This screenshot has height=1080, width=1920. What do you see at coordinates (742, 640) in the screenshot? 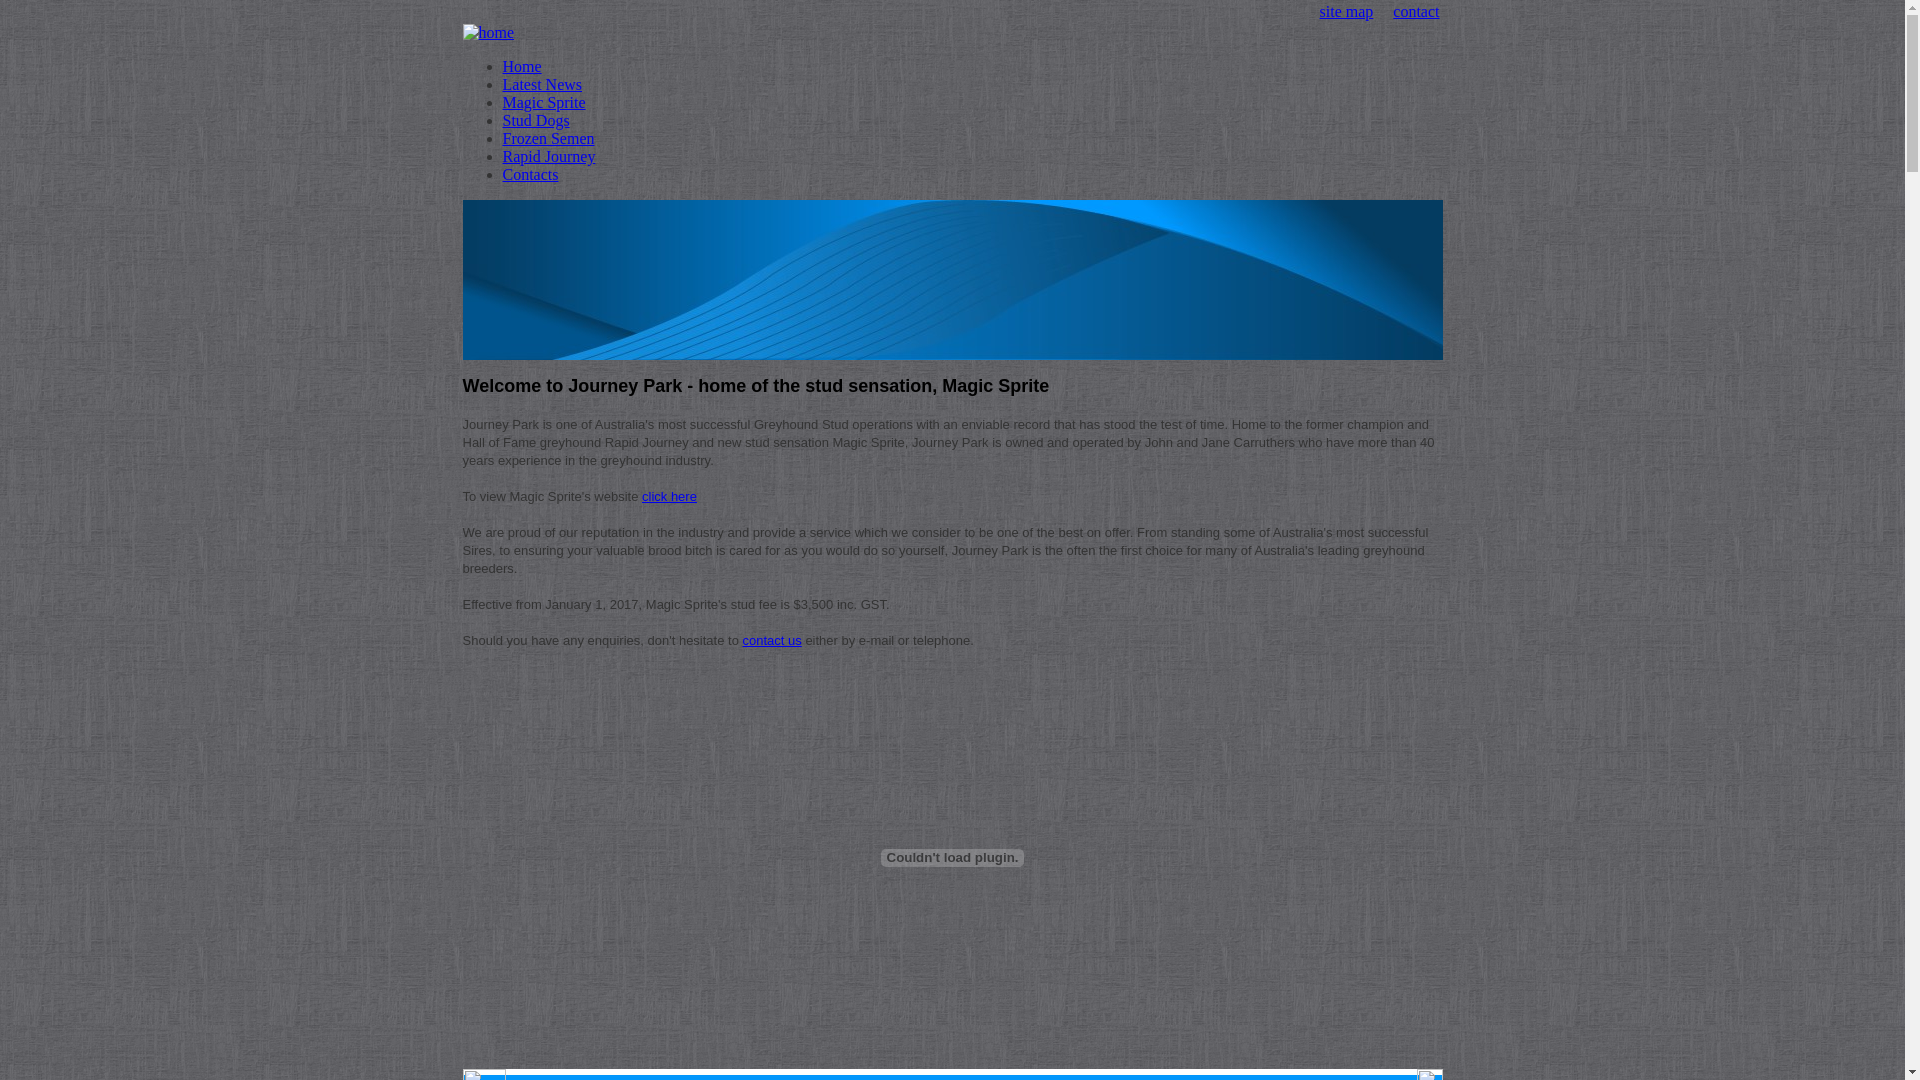
I see `'contact us'` at bounding box center [742, 640].